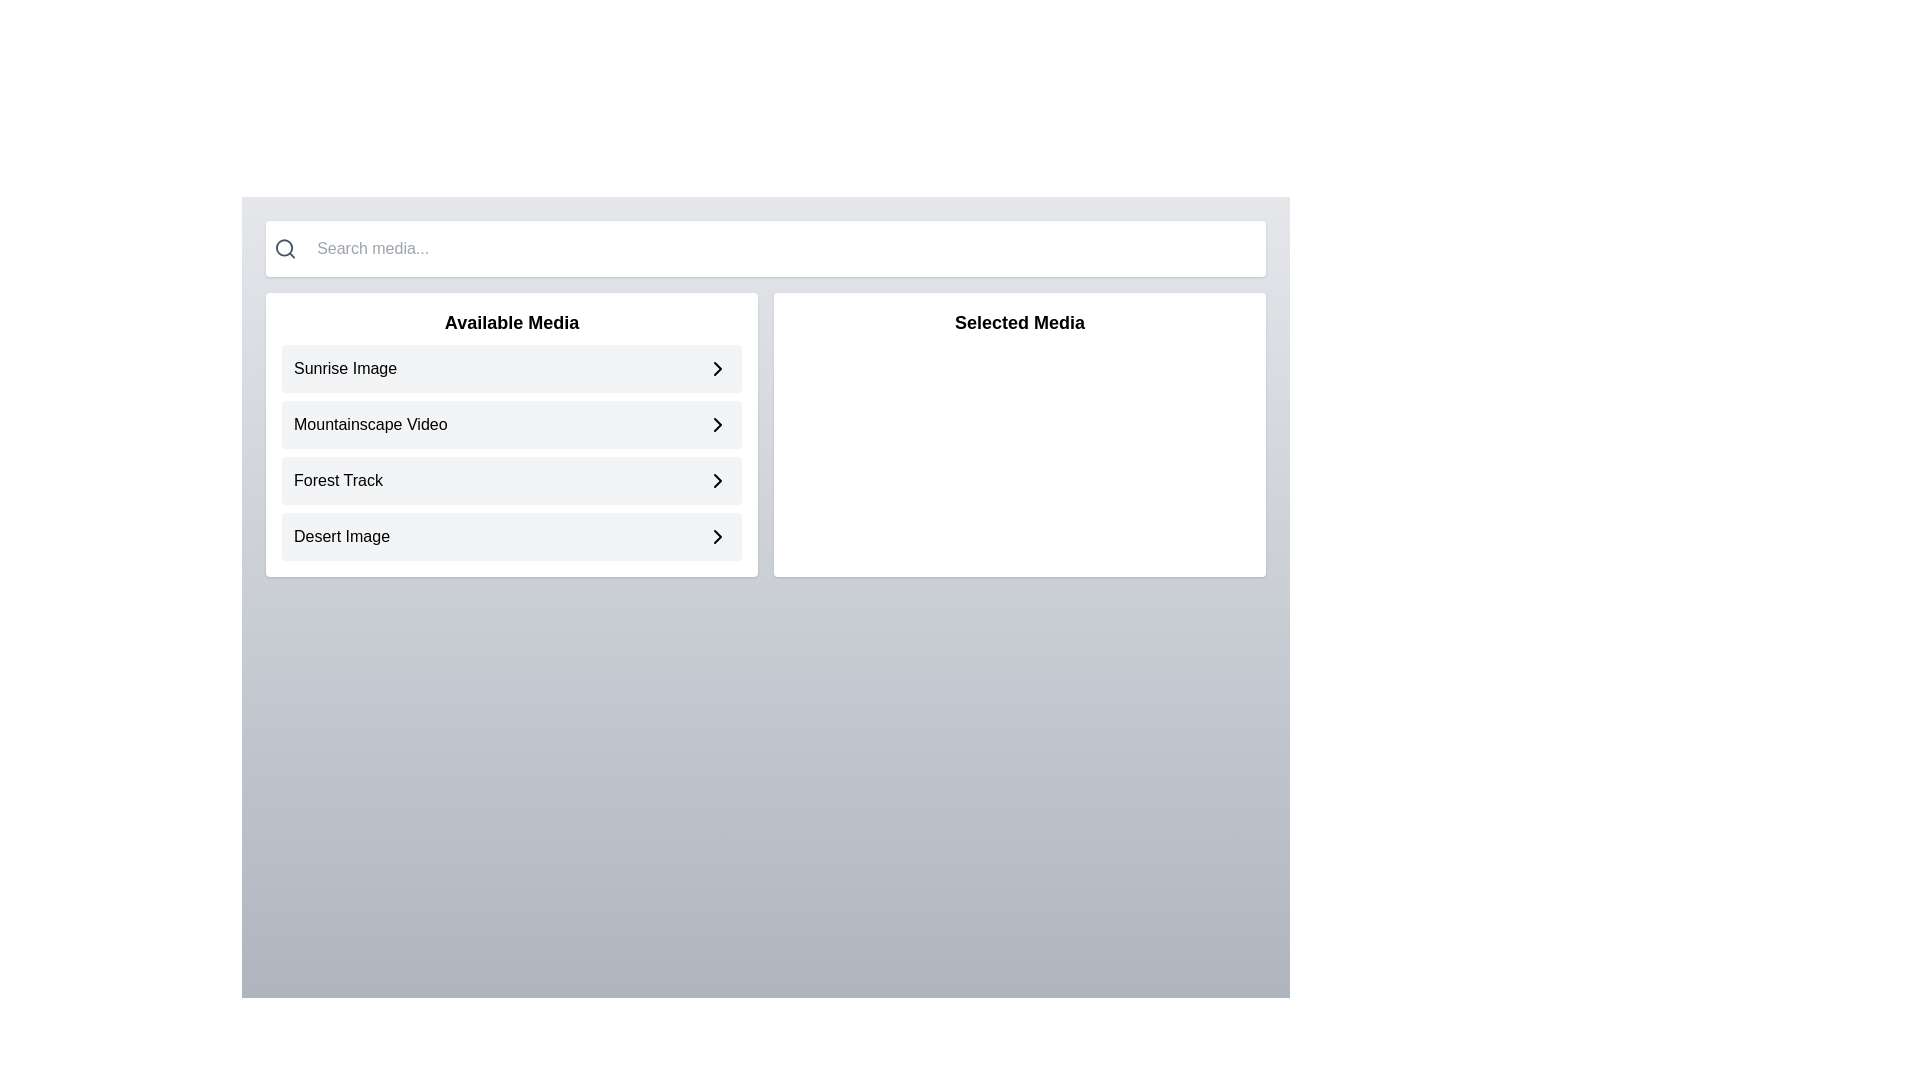 This screenshot has height=1080, width=1920. Describe the element at coordinates (718, 369) in the screenshot. I see `the rightward-pointing chevron icon, which is styled as an outlined arrow within the 'Sunrise Image' label in the 'Available Media' section` at that location.